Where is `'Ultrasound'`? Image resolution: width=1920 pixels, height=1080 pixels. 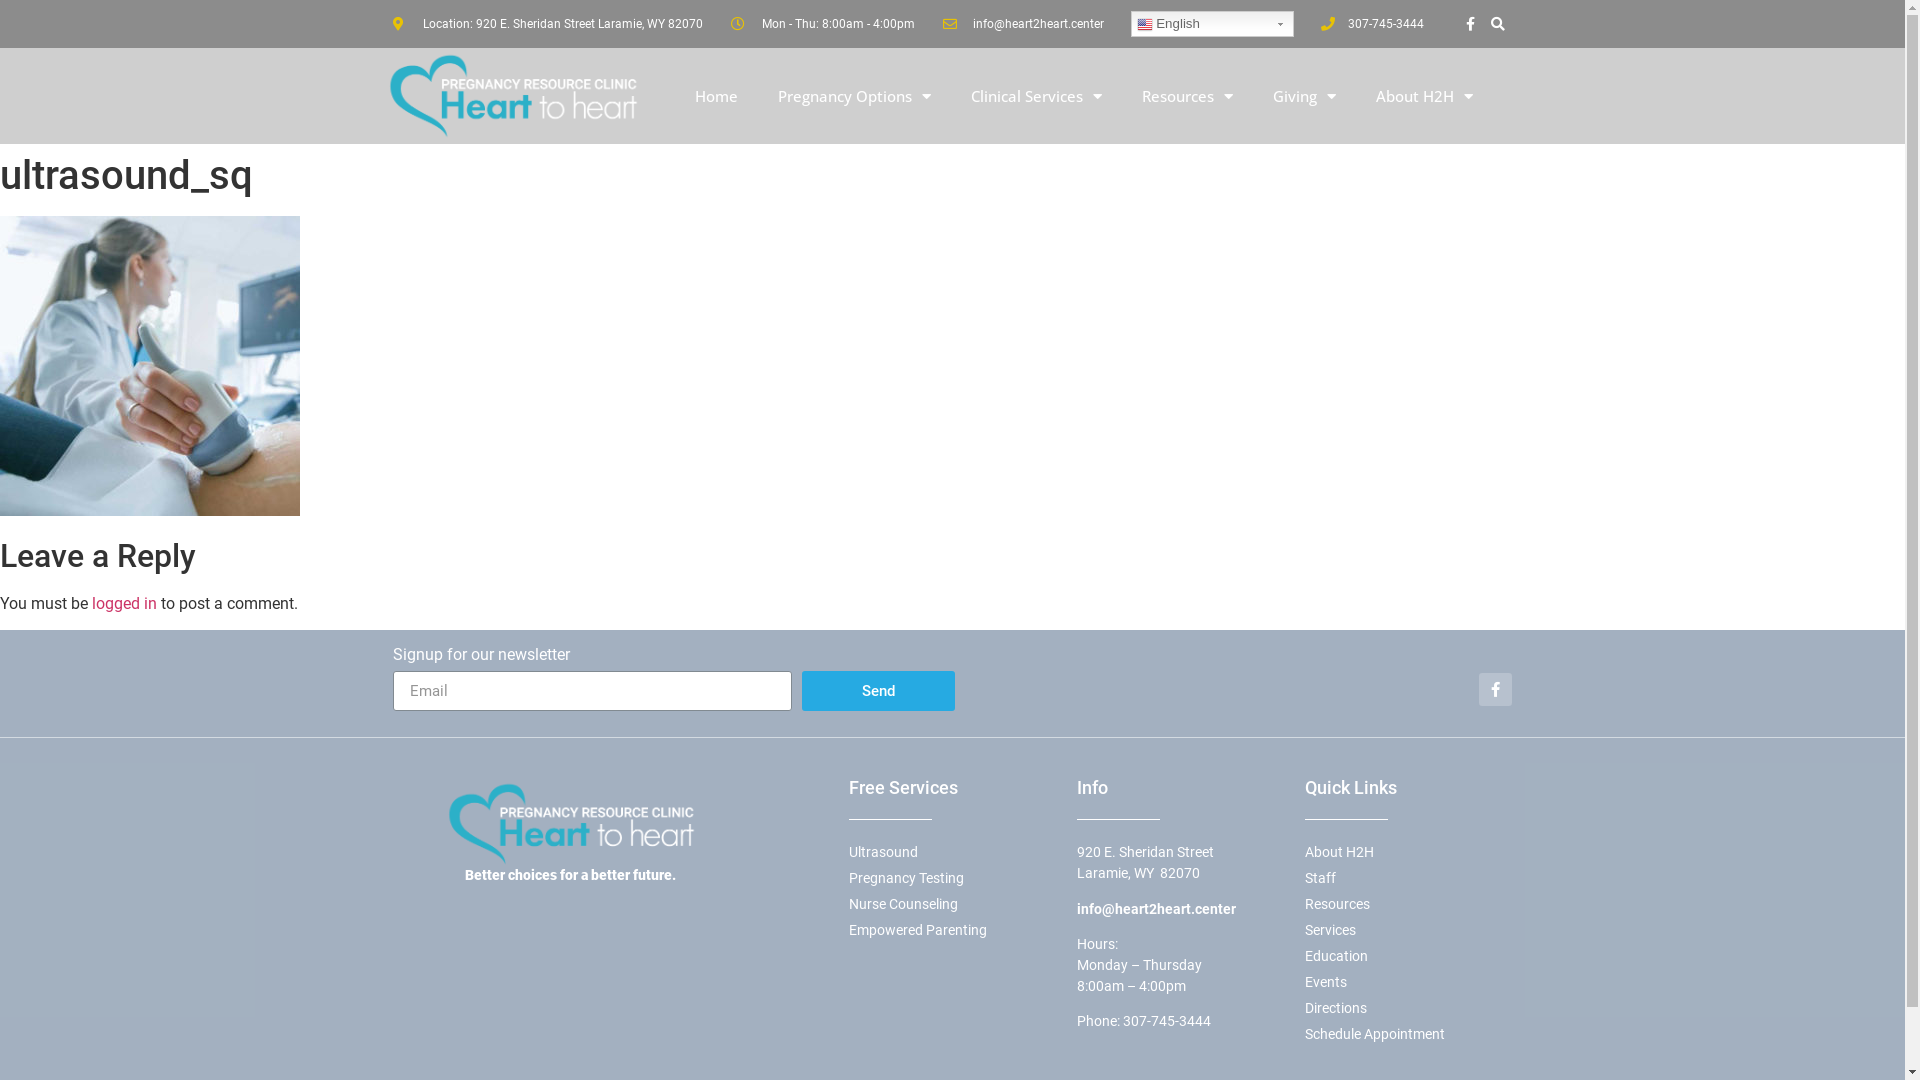 'Ultrasound' is located at coordinates (950, 852).